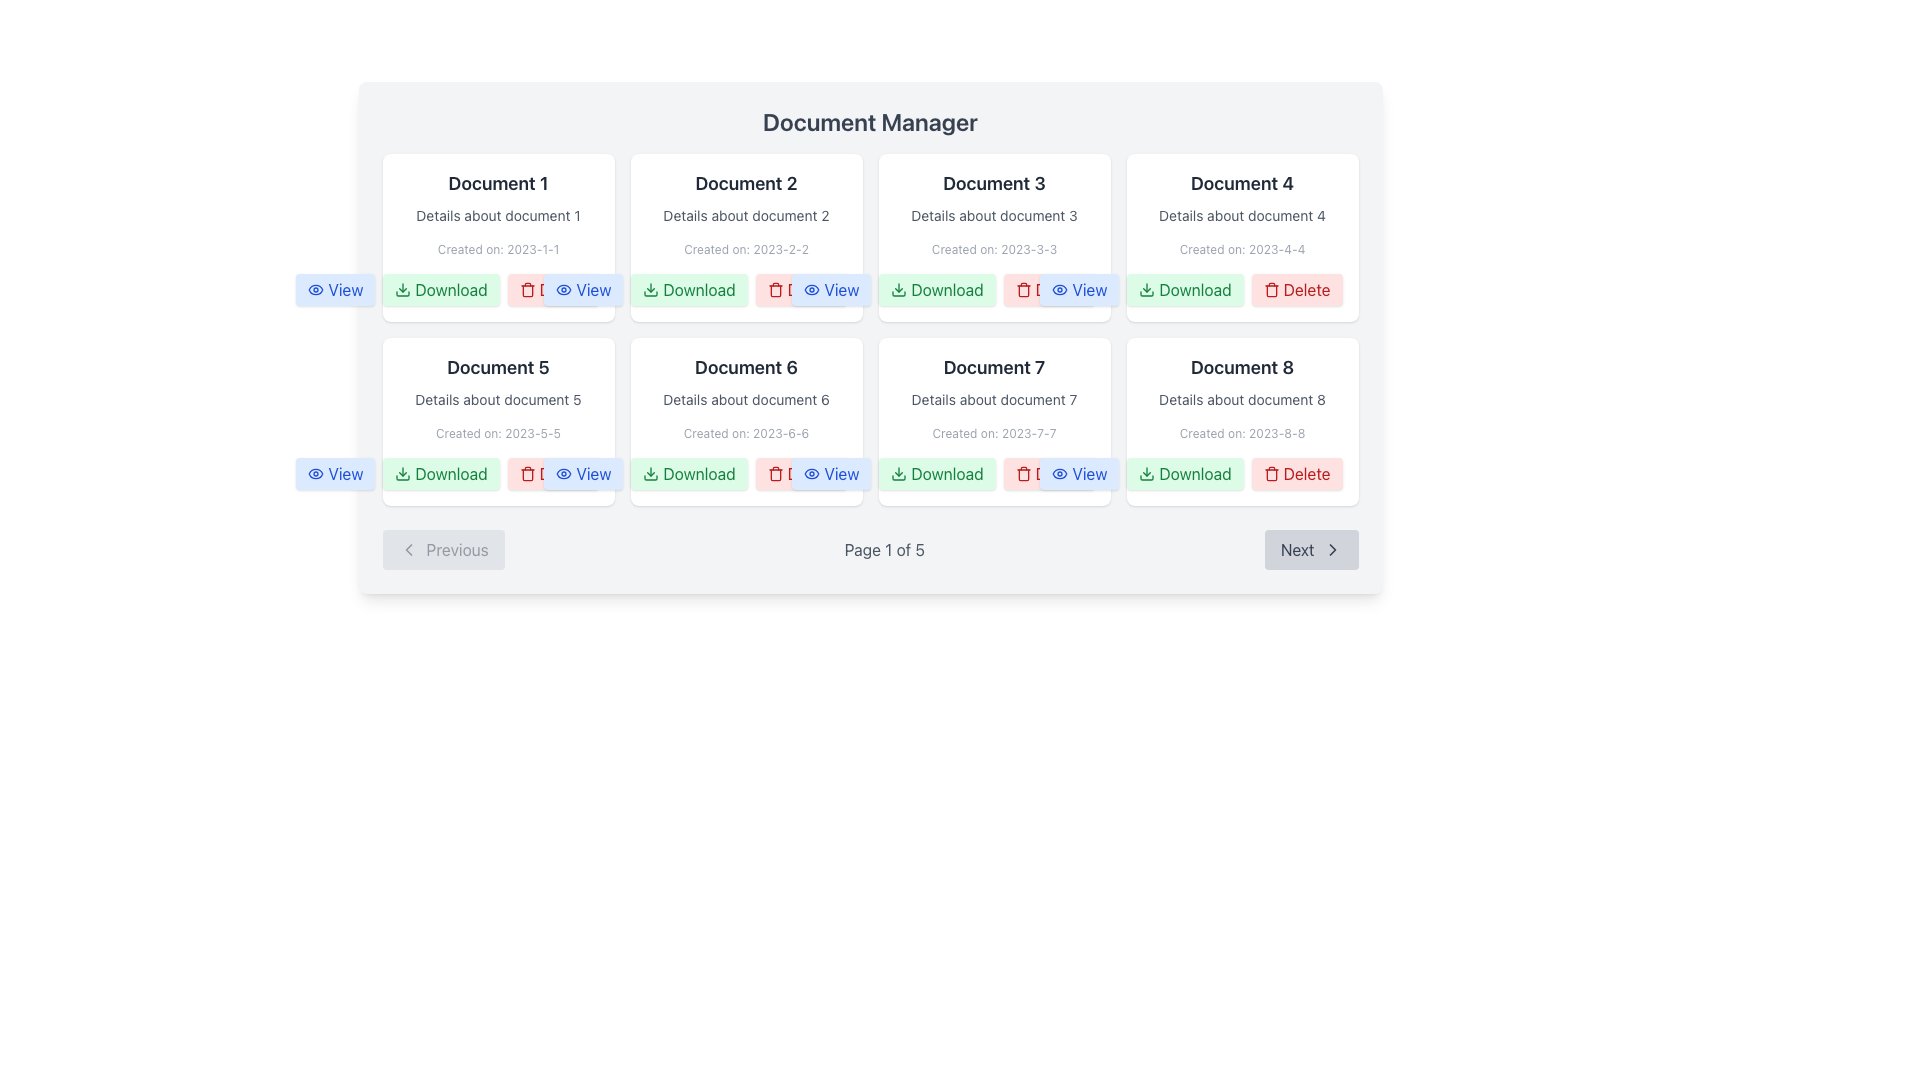 Image resolution: width=1920 pixels, height=1080 pixels. Describe the element at coordinates (883, 550) in the screenshot. I see `the text label displaying 'Page 1 of 5' in the footer area, which indicates the pagination status` at that location.